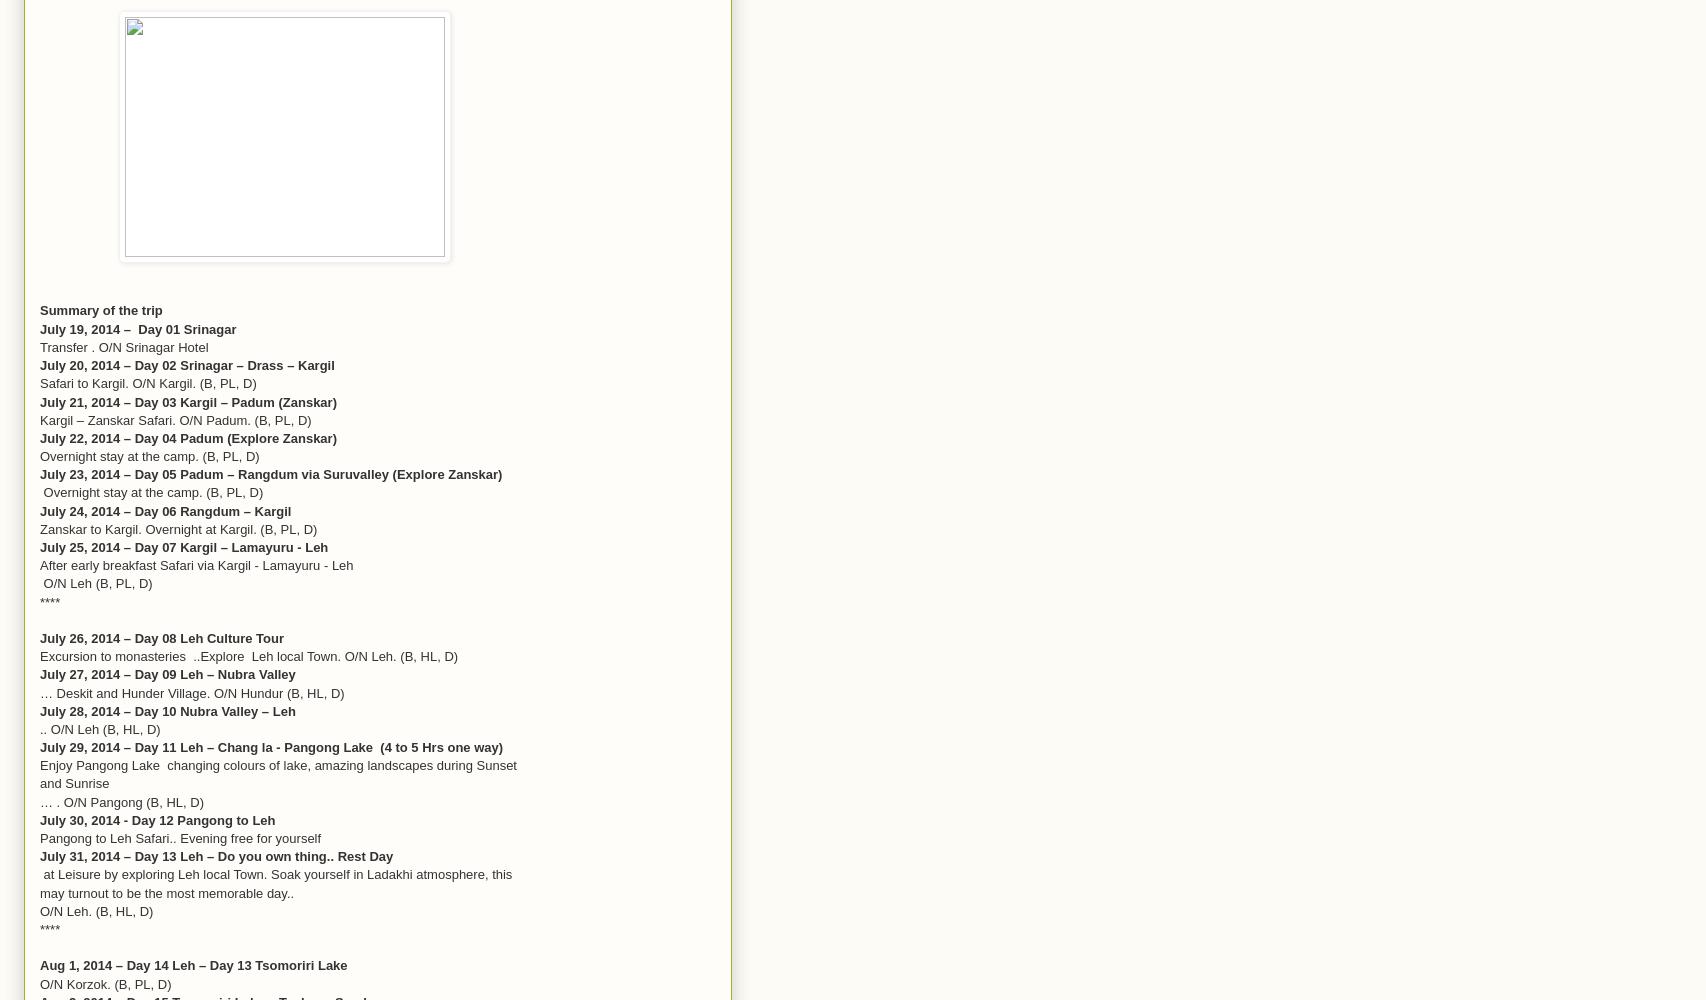  What do you see at coordinates (184, 547) in the screenshot?
I see `'July 25, 2014 – Day 07 Kargil – Lamayuru - Leh'` at bounding box center [184, 547].